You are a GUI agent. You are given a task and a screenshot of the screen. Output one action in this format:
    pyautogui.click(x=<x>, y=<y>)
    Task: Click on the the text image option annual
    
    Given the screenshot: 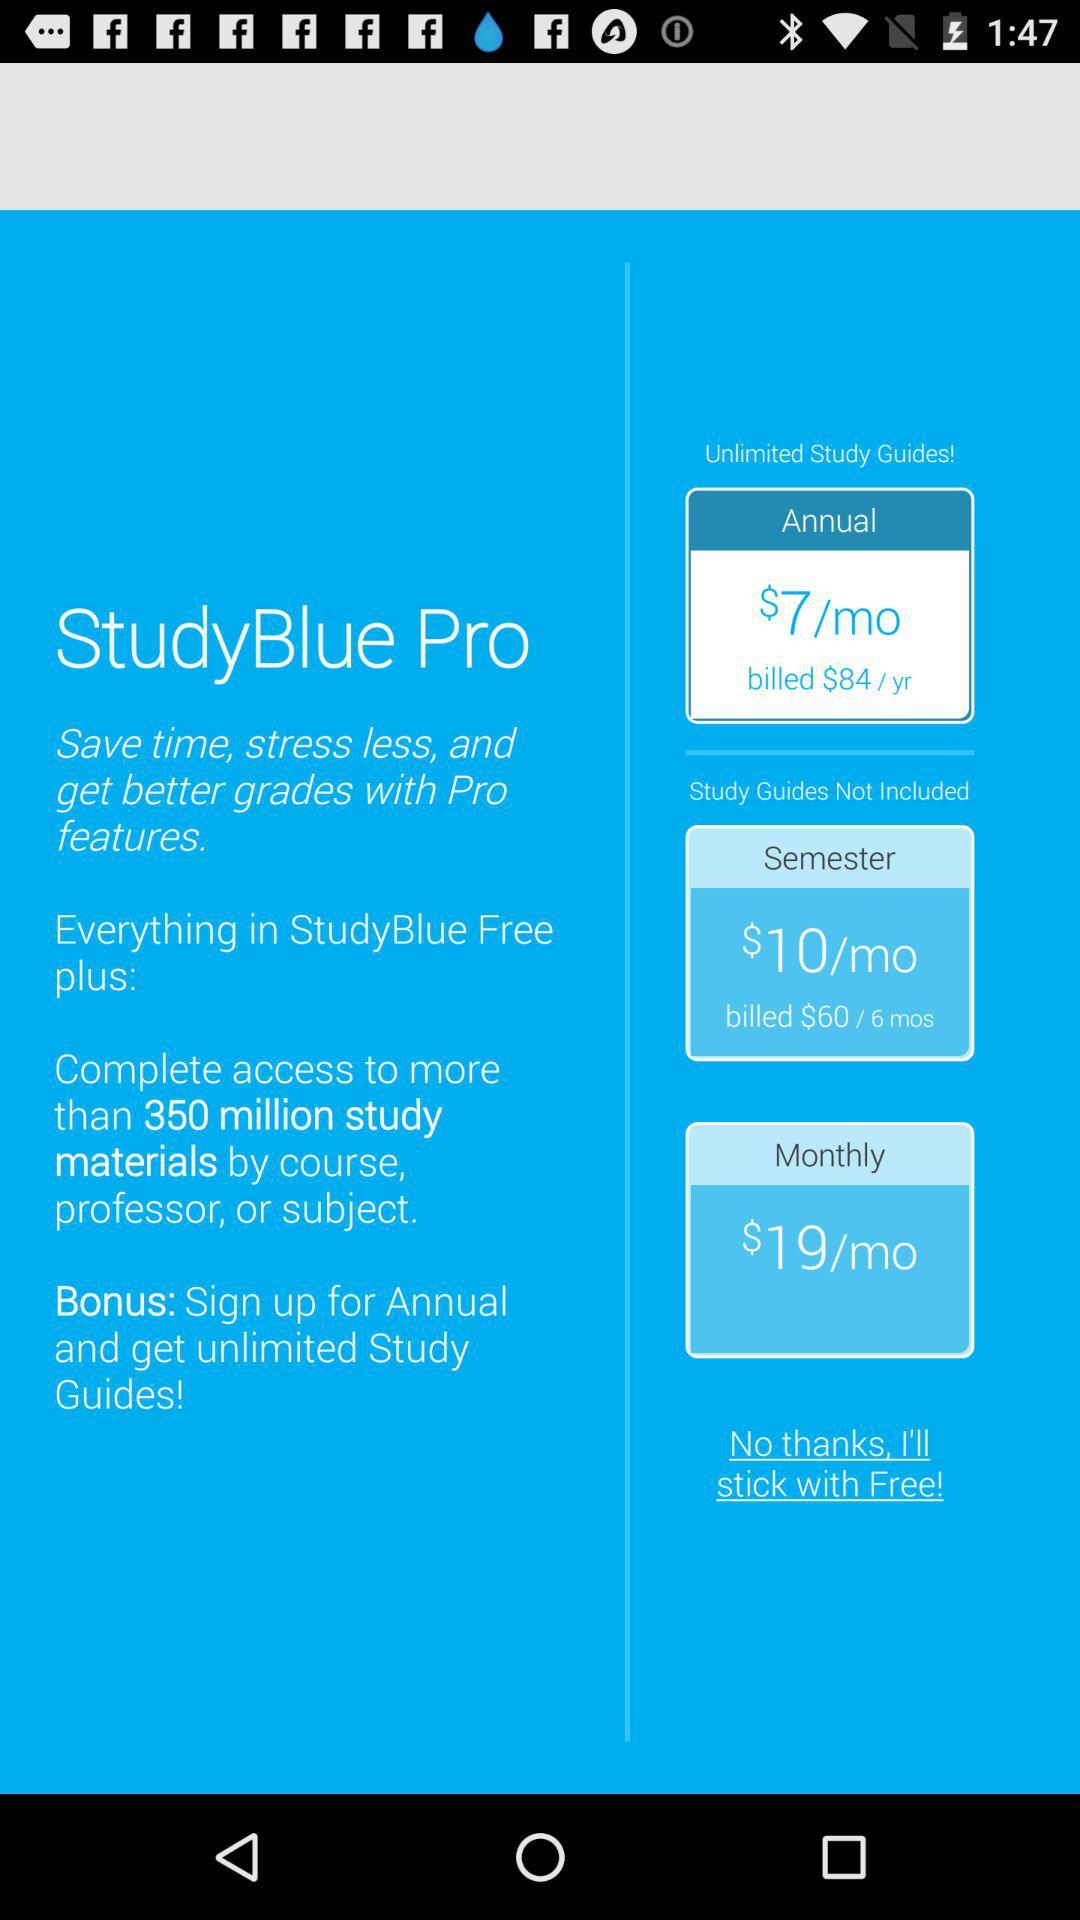 What is the action you would take?
    pyautogui.click(x=829, y=604)
    